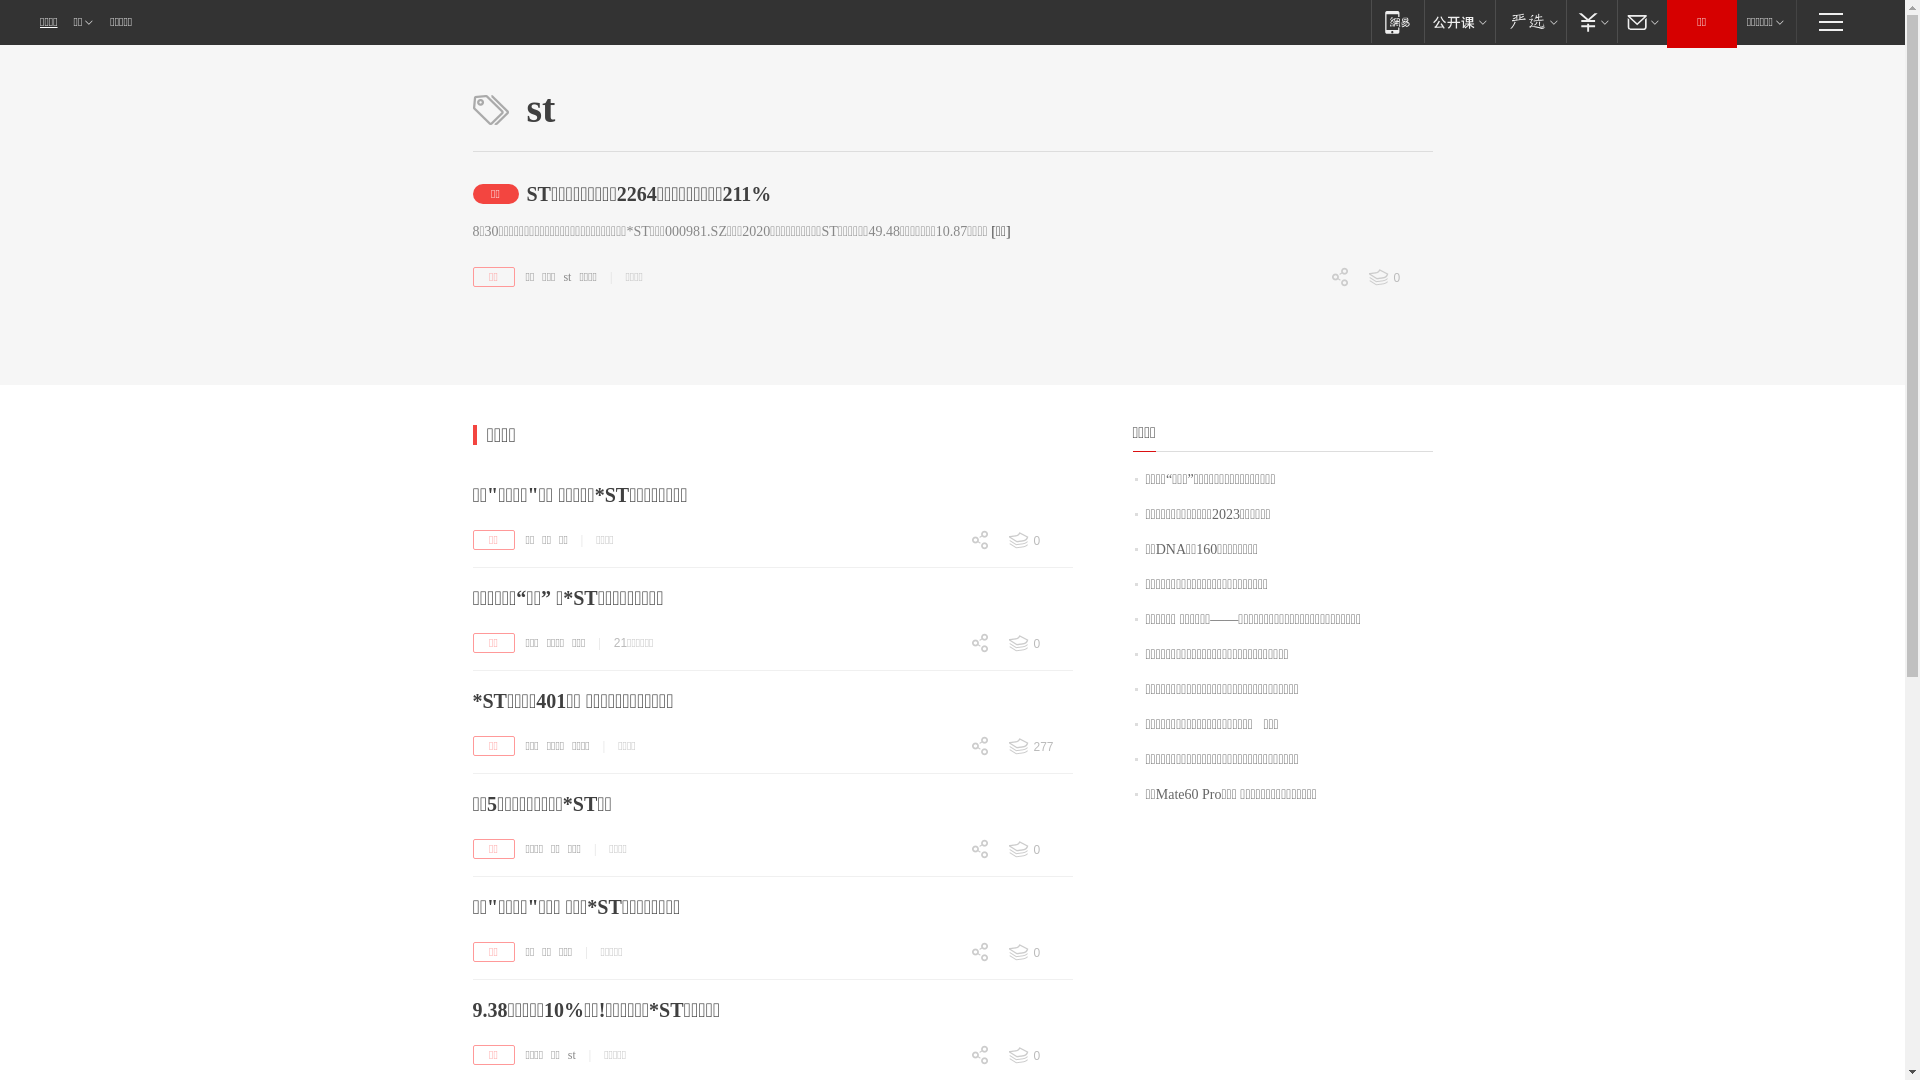  I want to click on '0', so click(888, 678).